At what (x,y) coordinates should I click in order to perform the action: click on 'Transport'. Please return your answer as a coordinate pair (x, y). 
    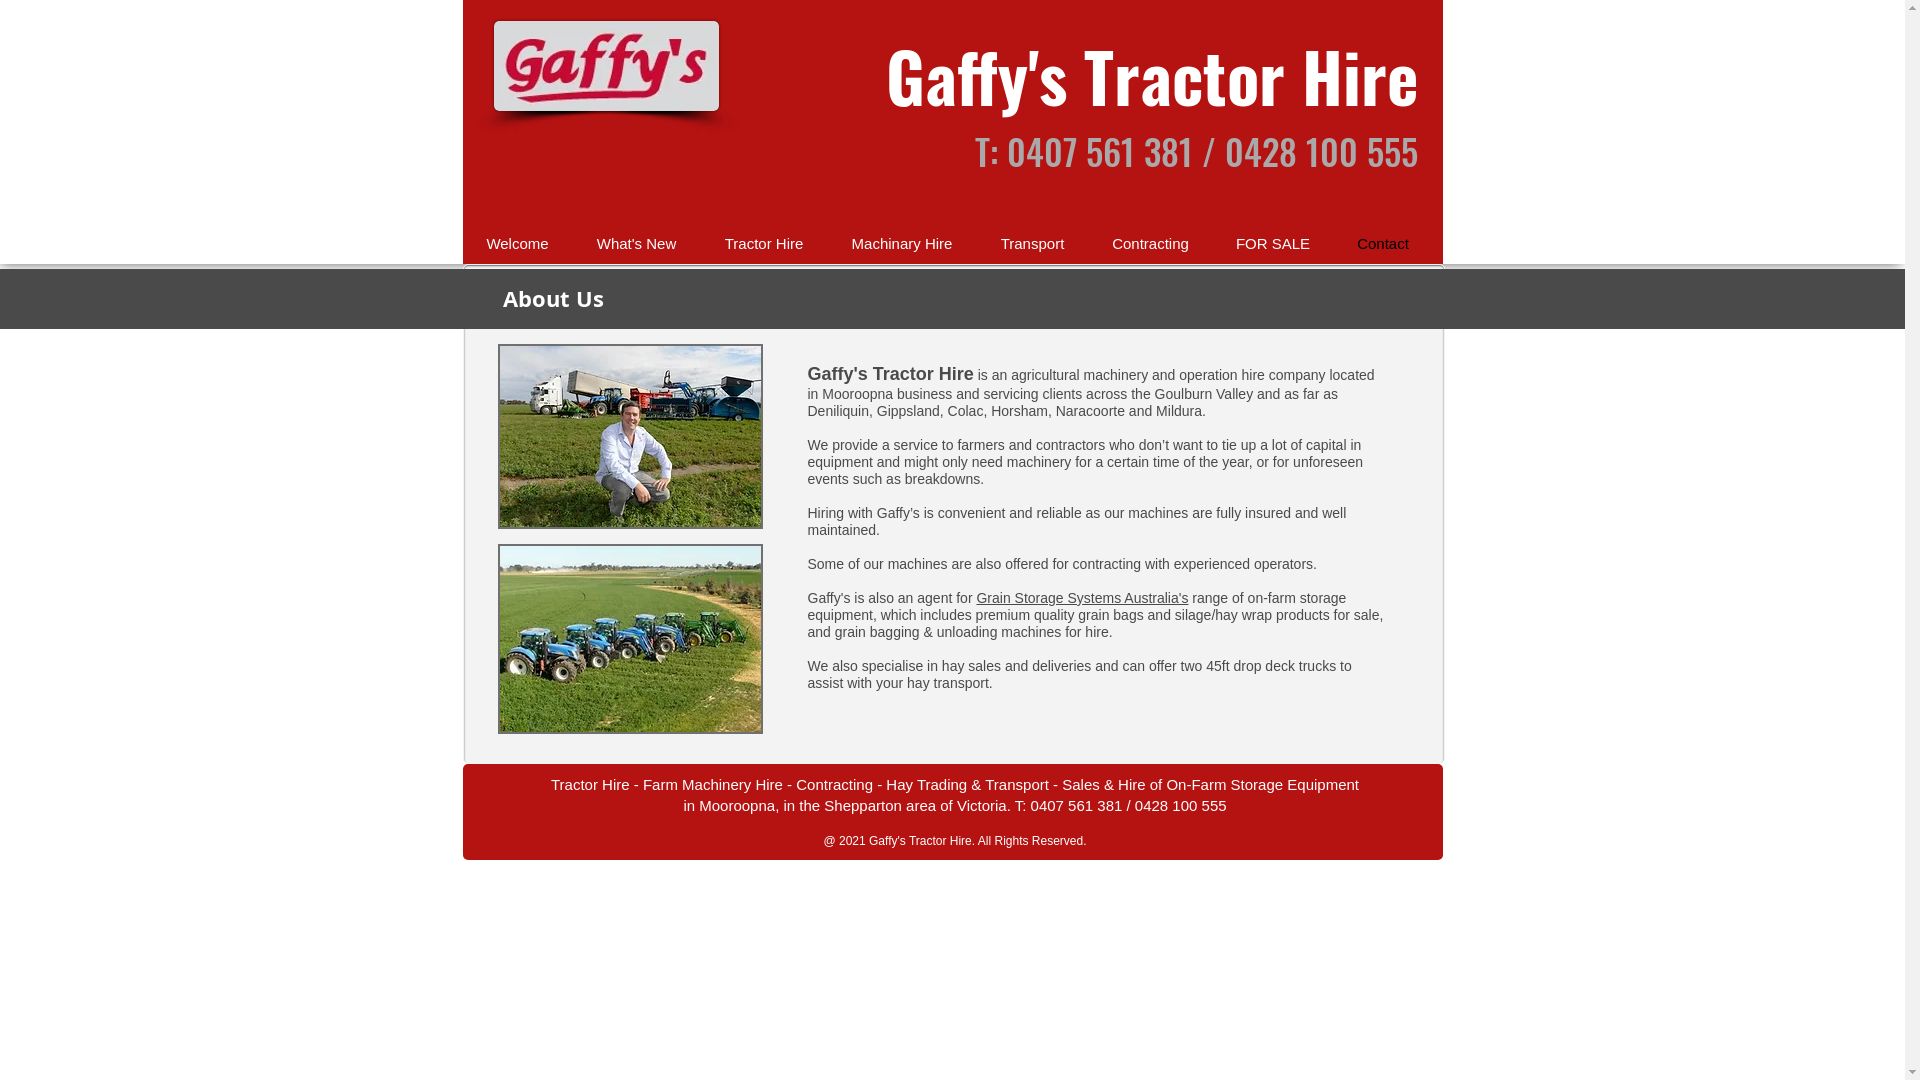
    Looking at the image, I should click on (975, 242).